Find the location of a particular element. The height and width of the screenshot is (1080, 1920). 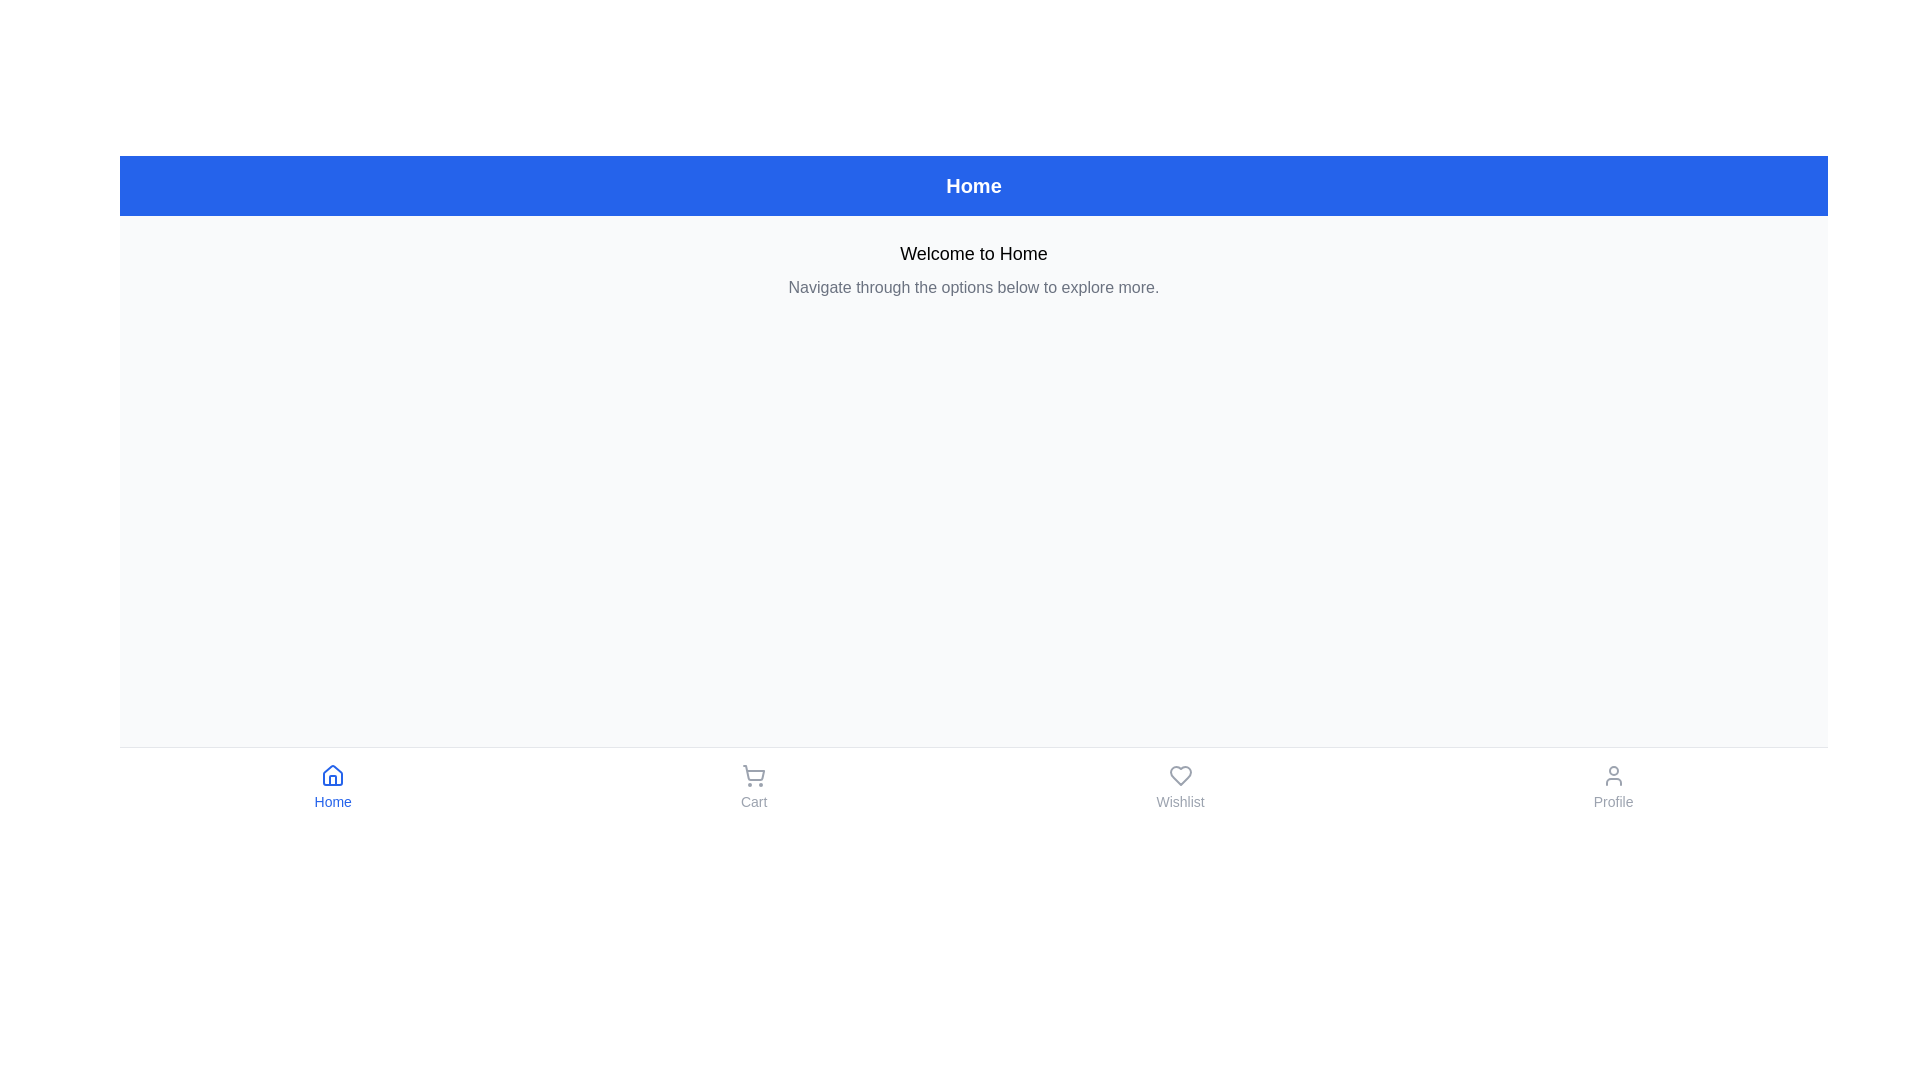

text label displaying 'Wishlist' located beneath the heart-shaped icon in the bottom navigation bar is located at coordinates (1180, 801).